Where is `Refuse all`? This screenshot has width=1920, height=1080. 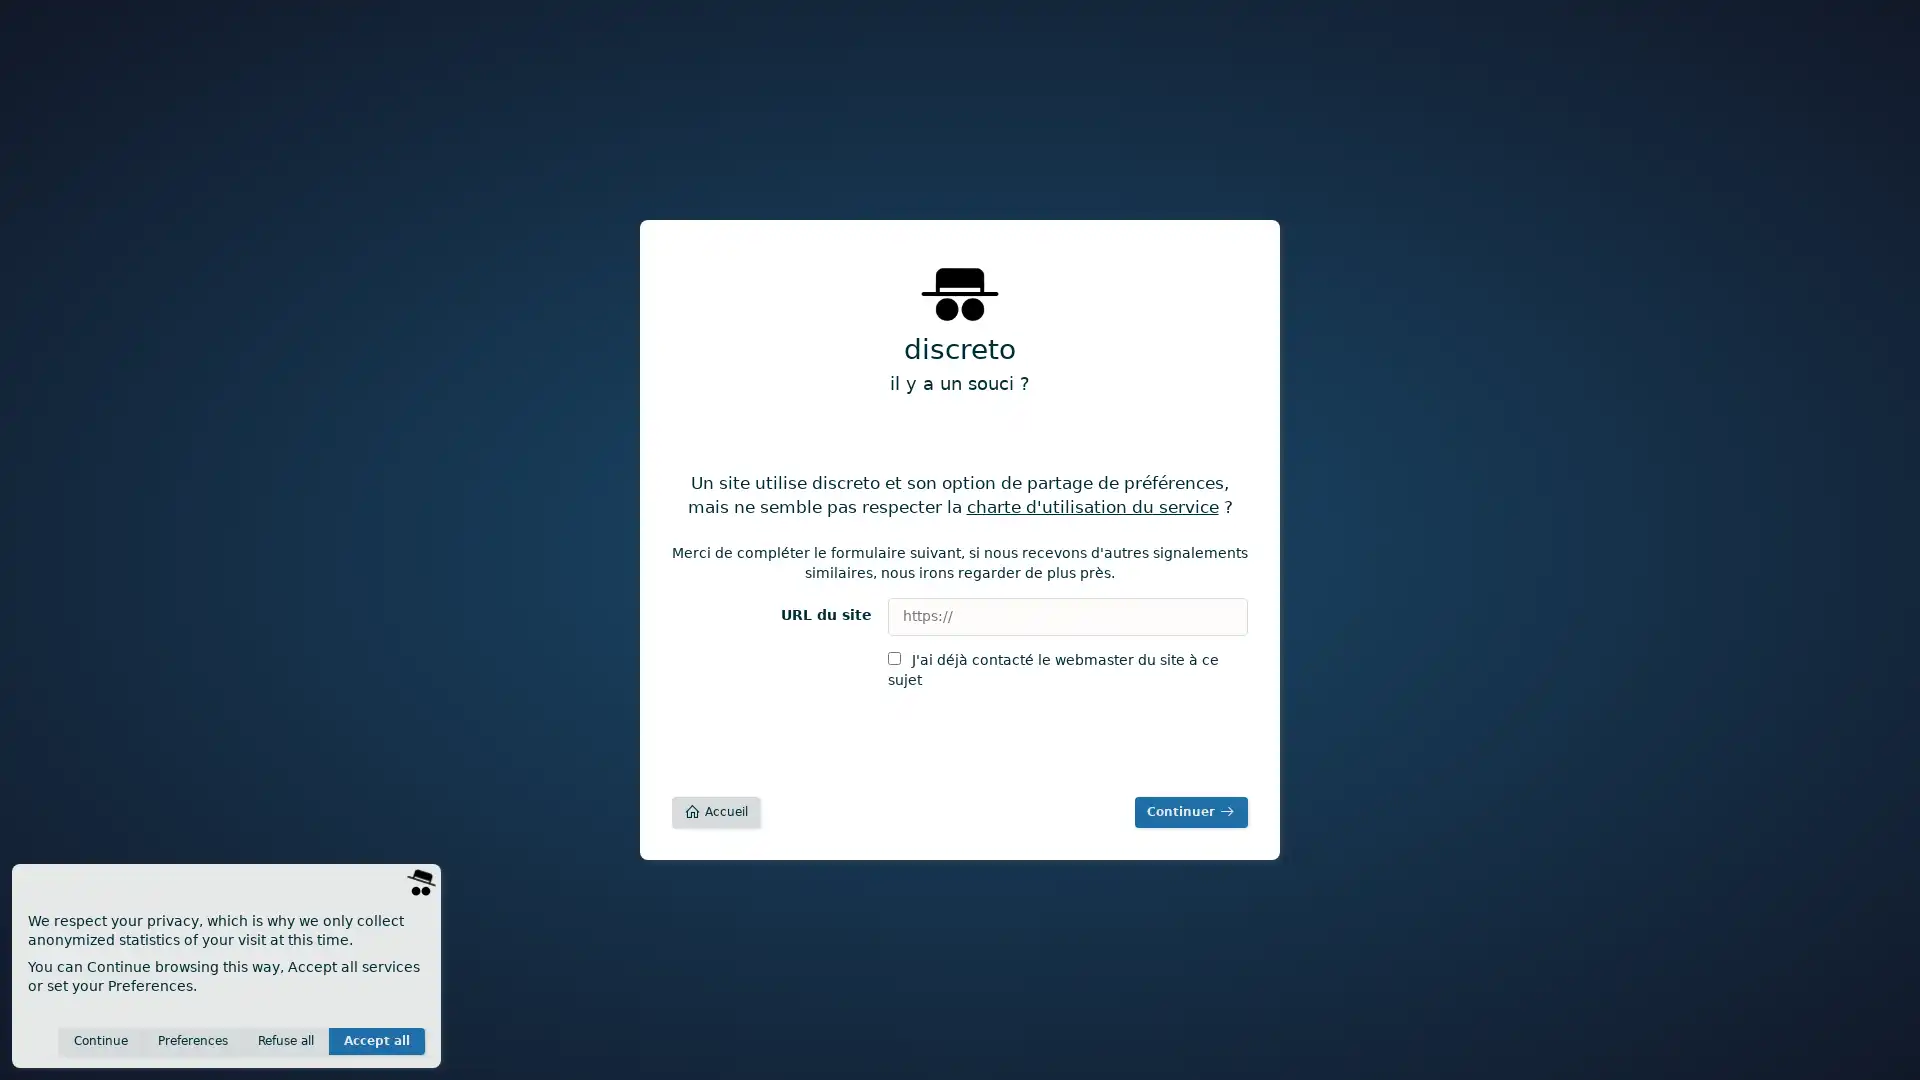
Refuse all is located at coordinates (285, 1040).